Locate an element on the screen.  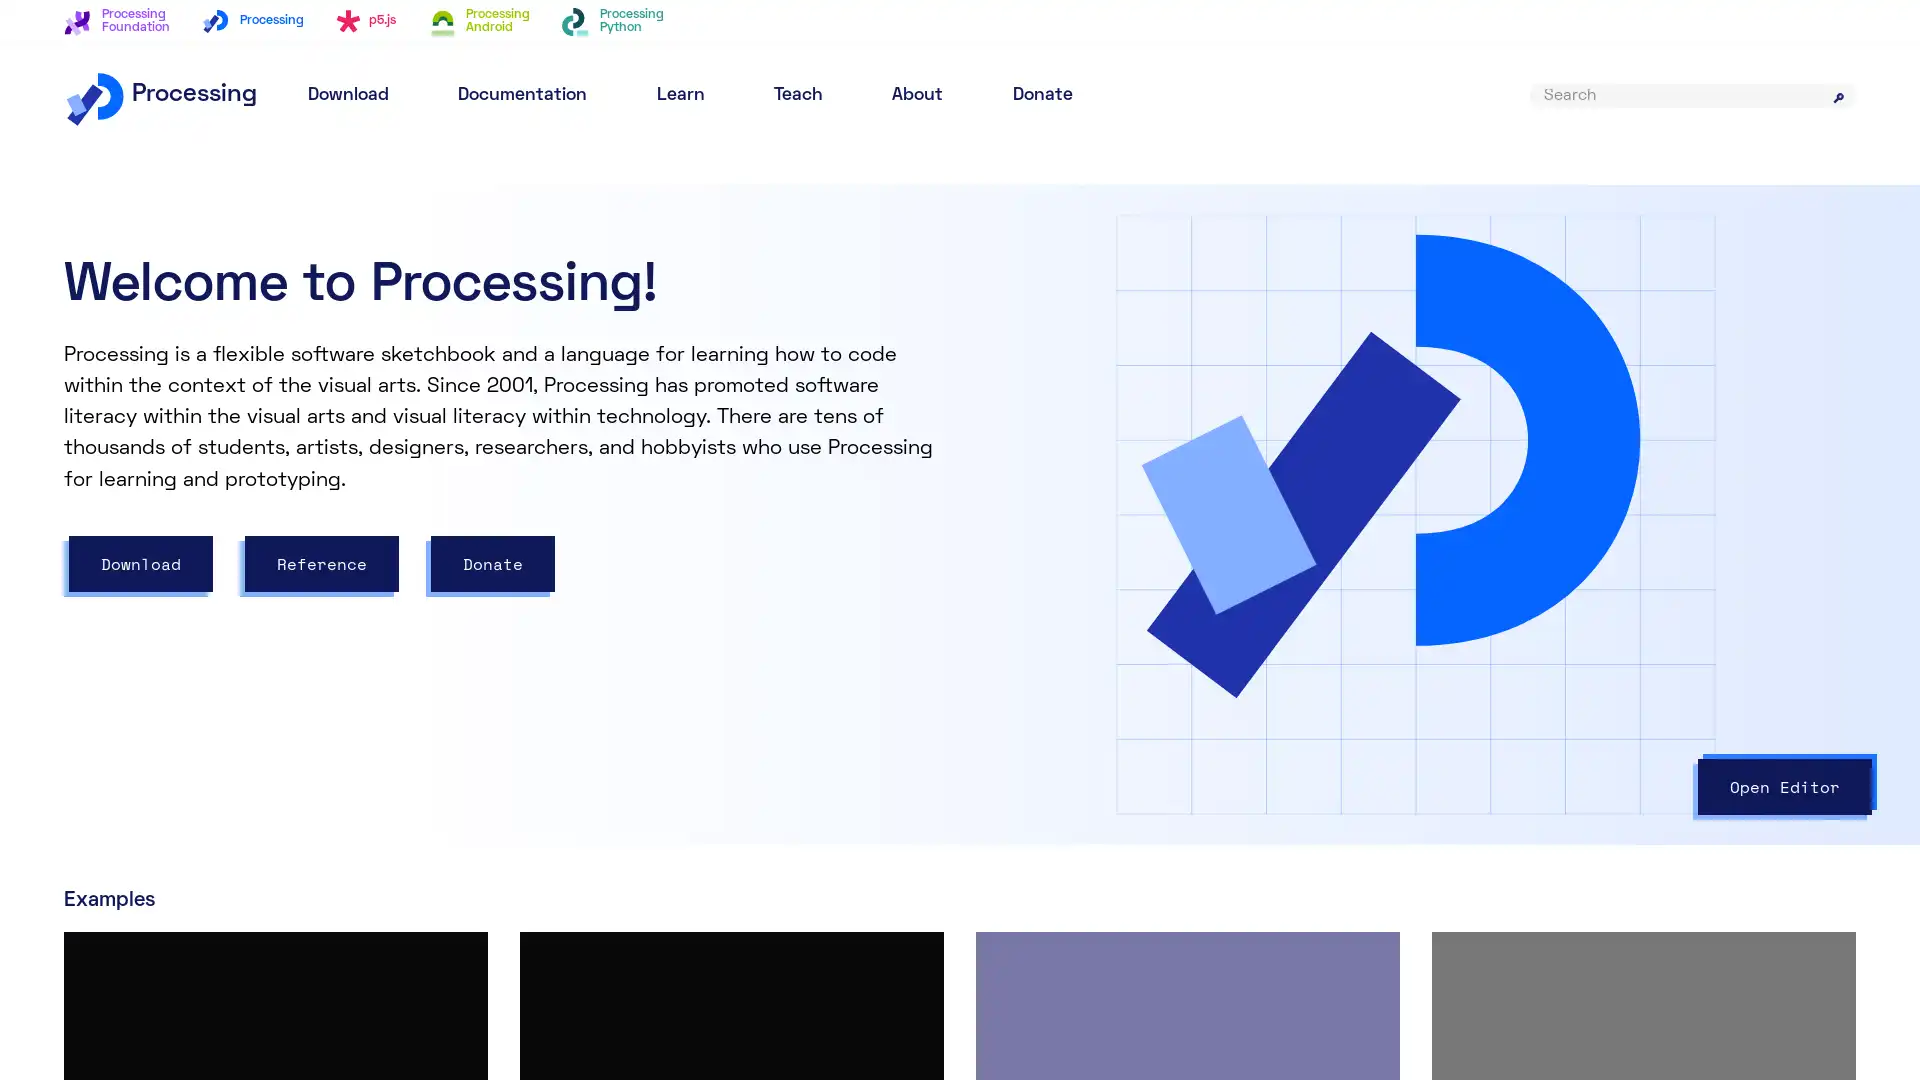
change position is located at coordinates (1066, 685).